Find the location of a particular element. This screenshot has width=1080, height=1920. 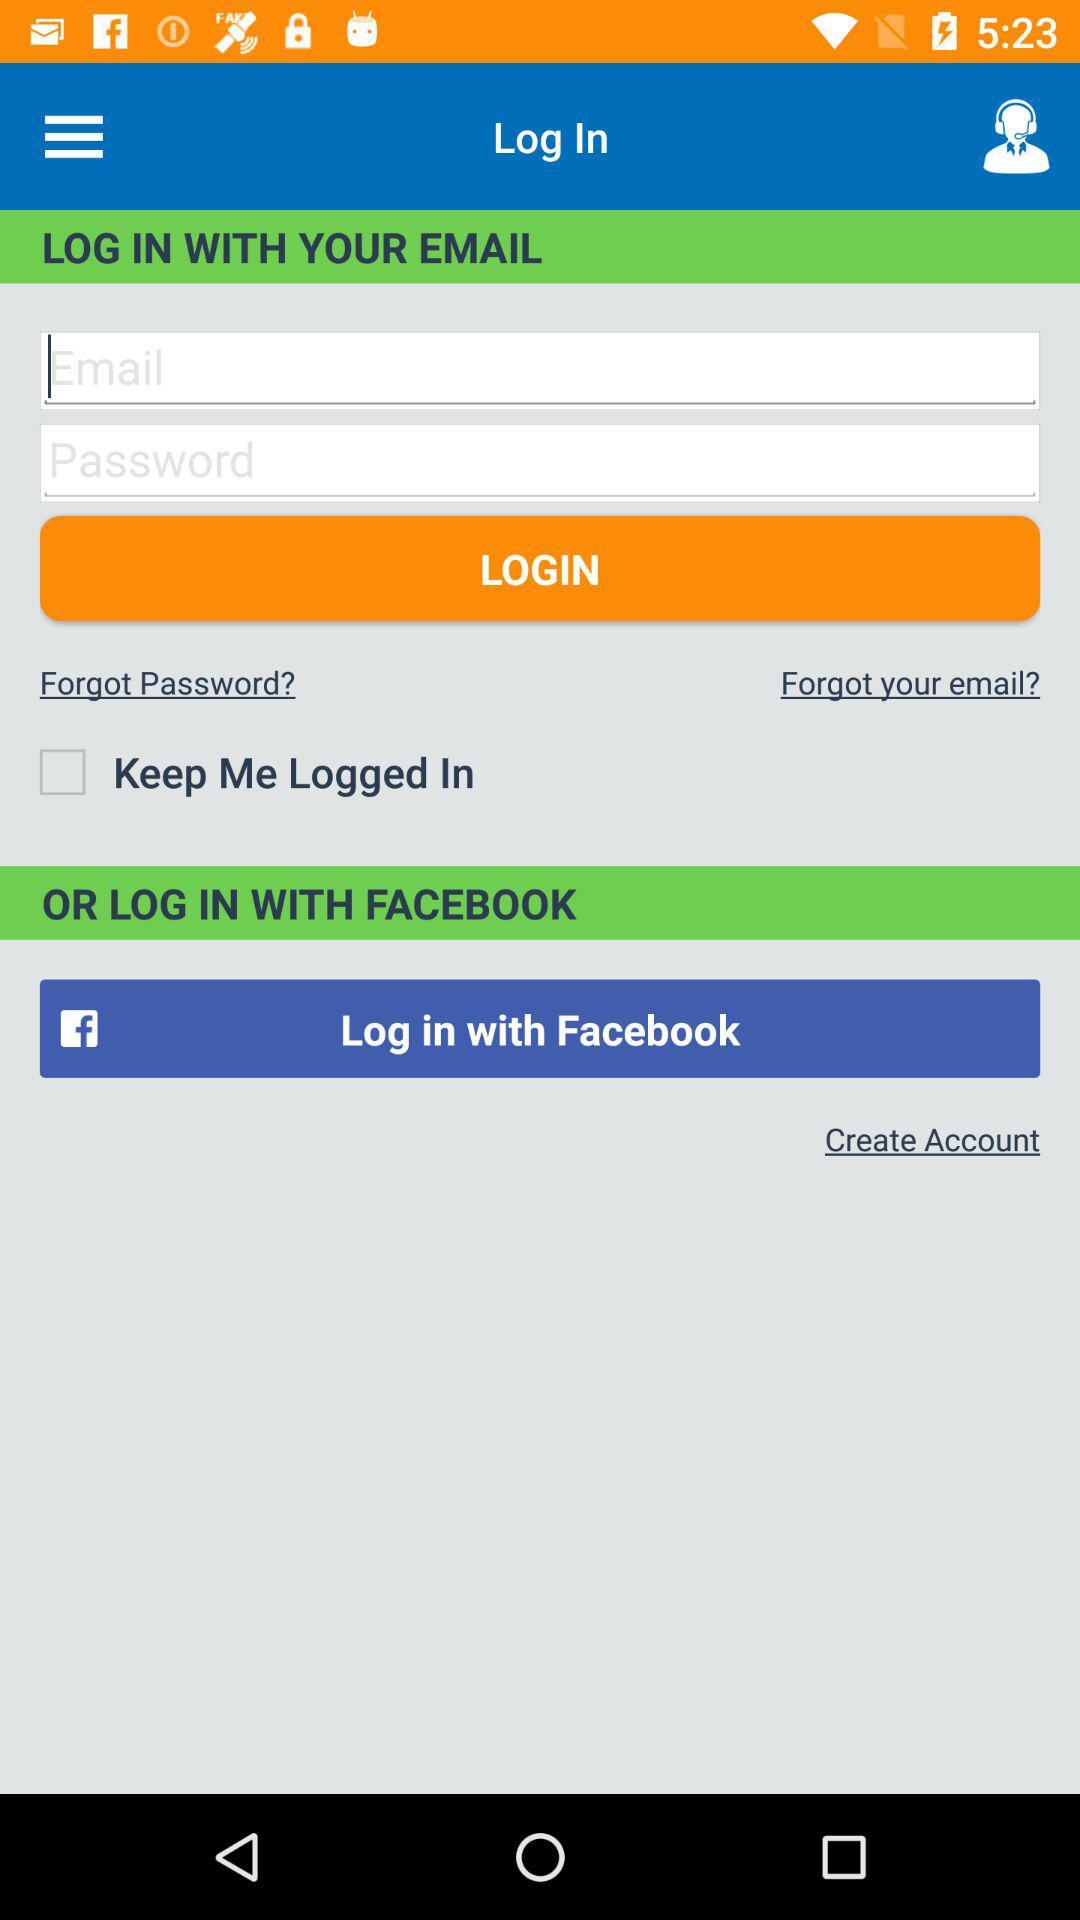

item above log in with item is located at coordinates (72, 135).